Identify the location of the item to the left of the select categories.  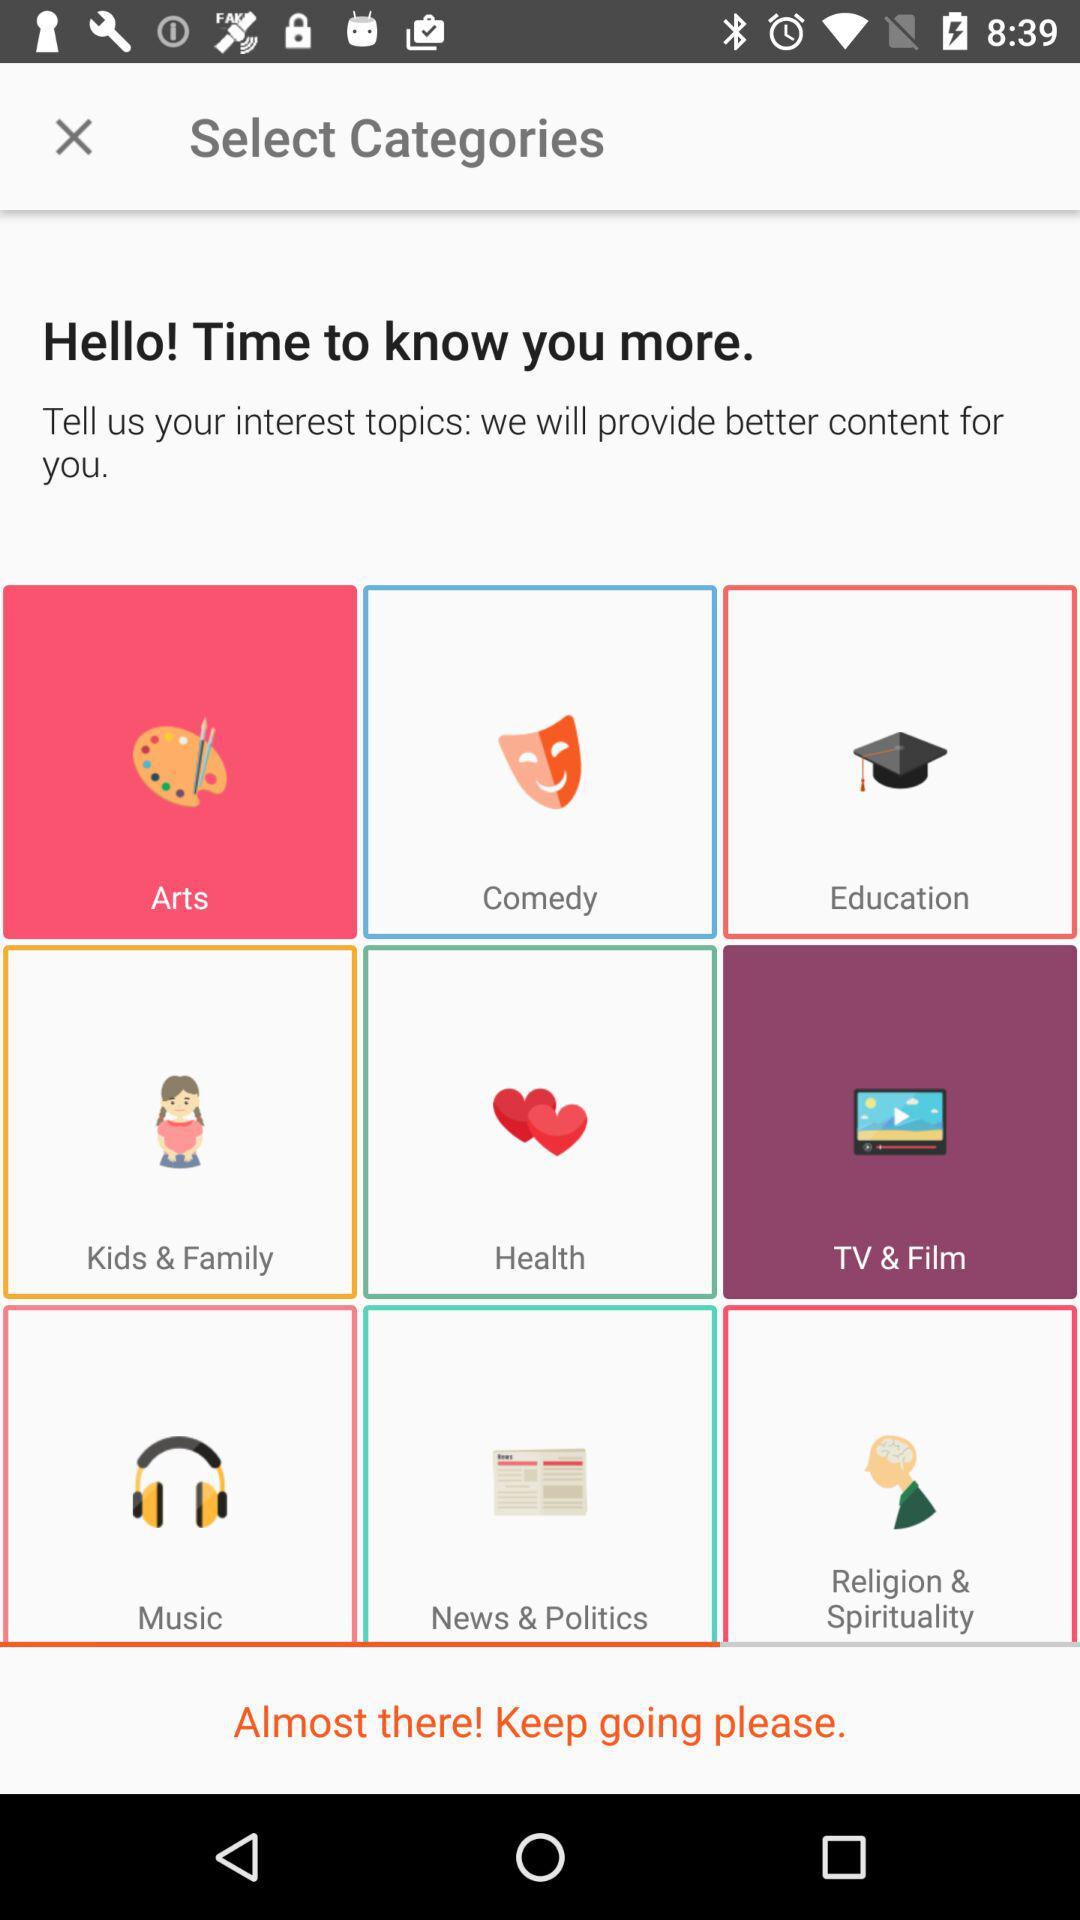
(72, 135).